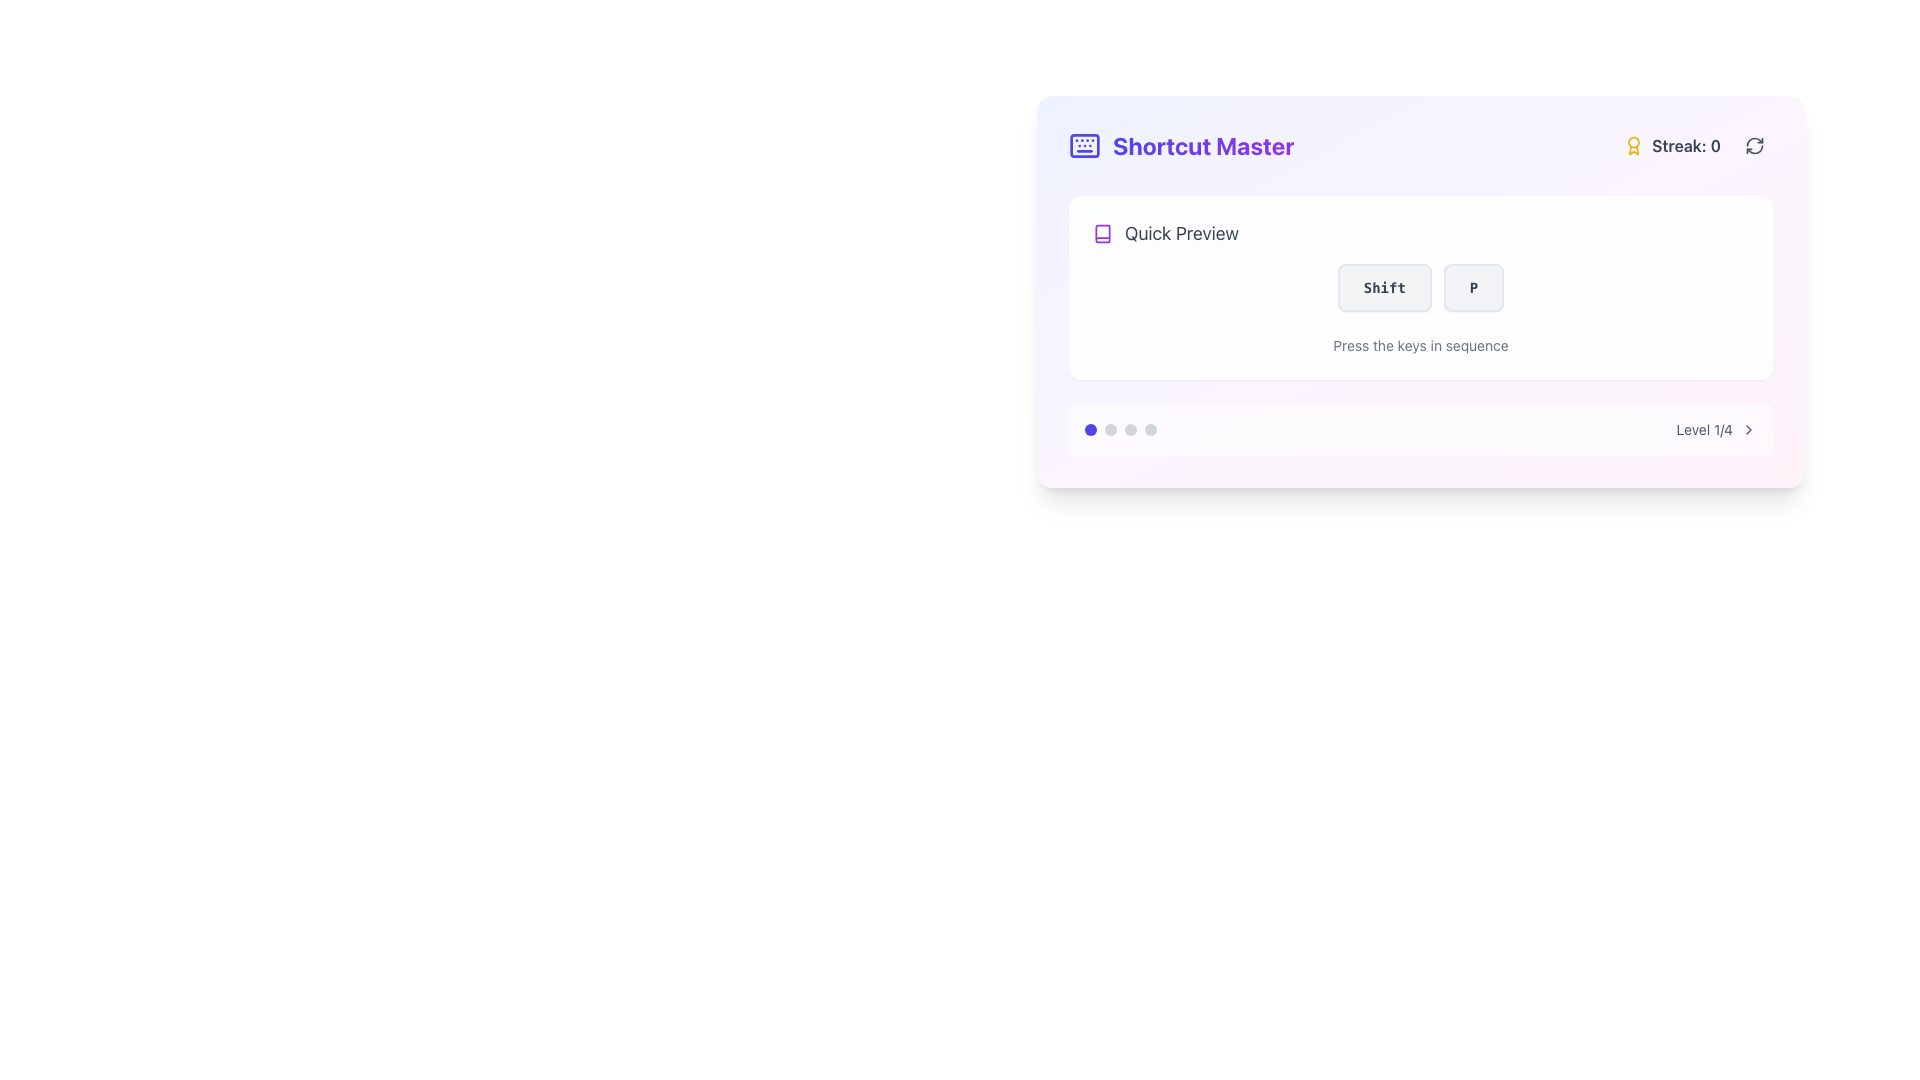 This screenshot has height=1080, width=1920. I want to click on centrally located key component of the keyboard icon within the SVG for development purposes, so click(1083, 145).